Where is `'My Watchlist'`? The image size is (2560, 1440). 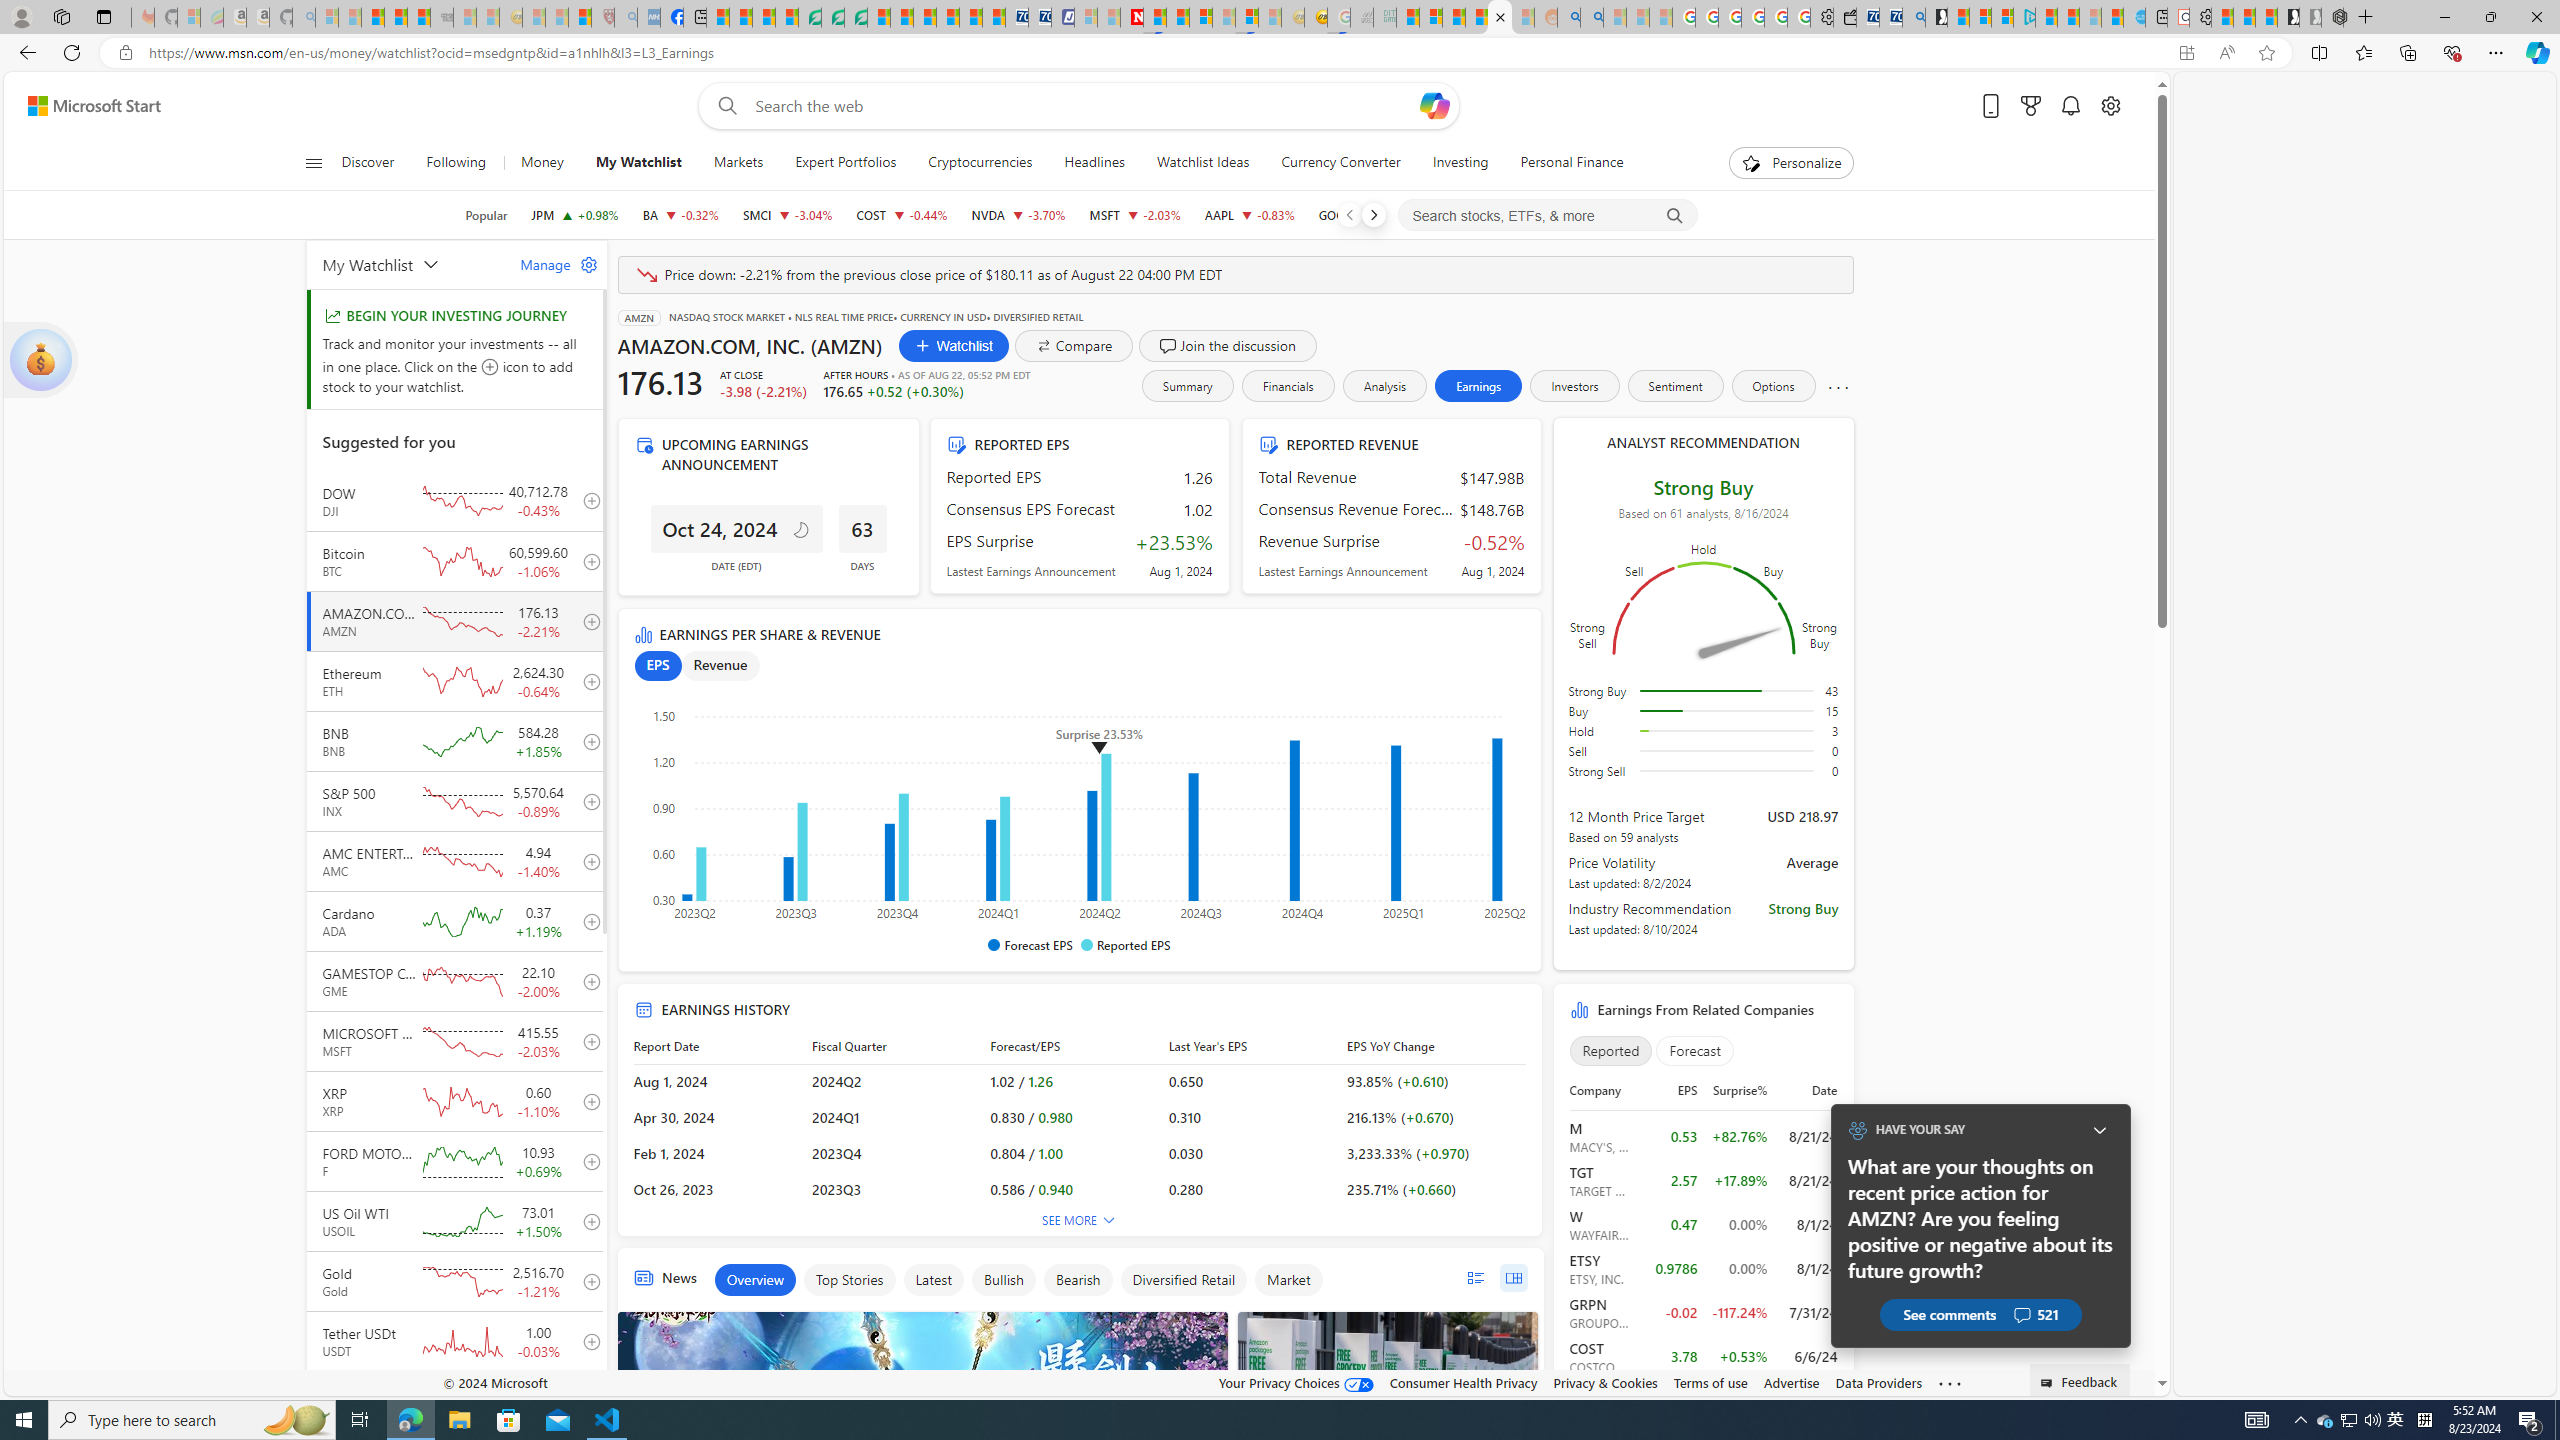
'My Watchlist' is located at coordinates (637, 162).